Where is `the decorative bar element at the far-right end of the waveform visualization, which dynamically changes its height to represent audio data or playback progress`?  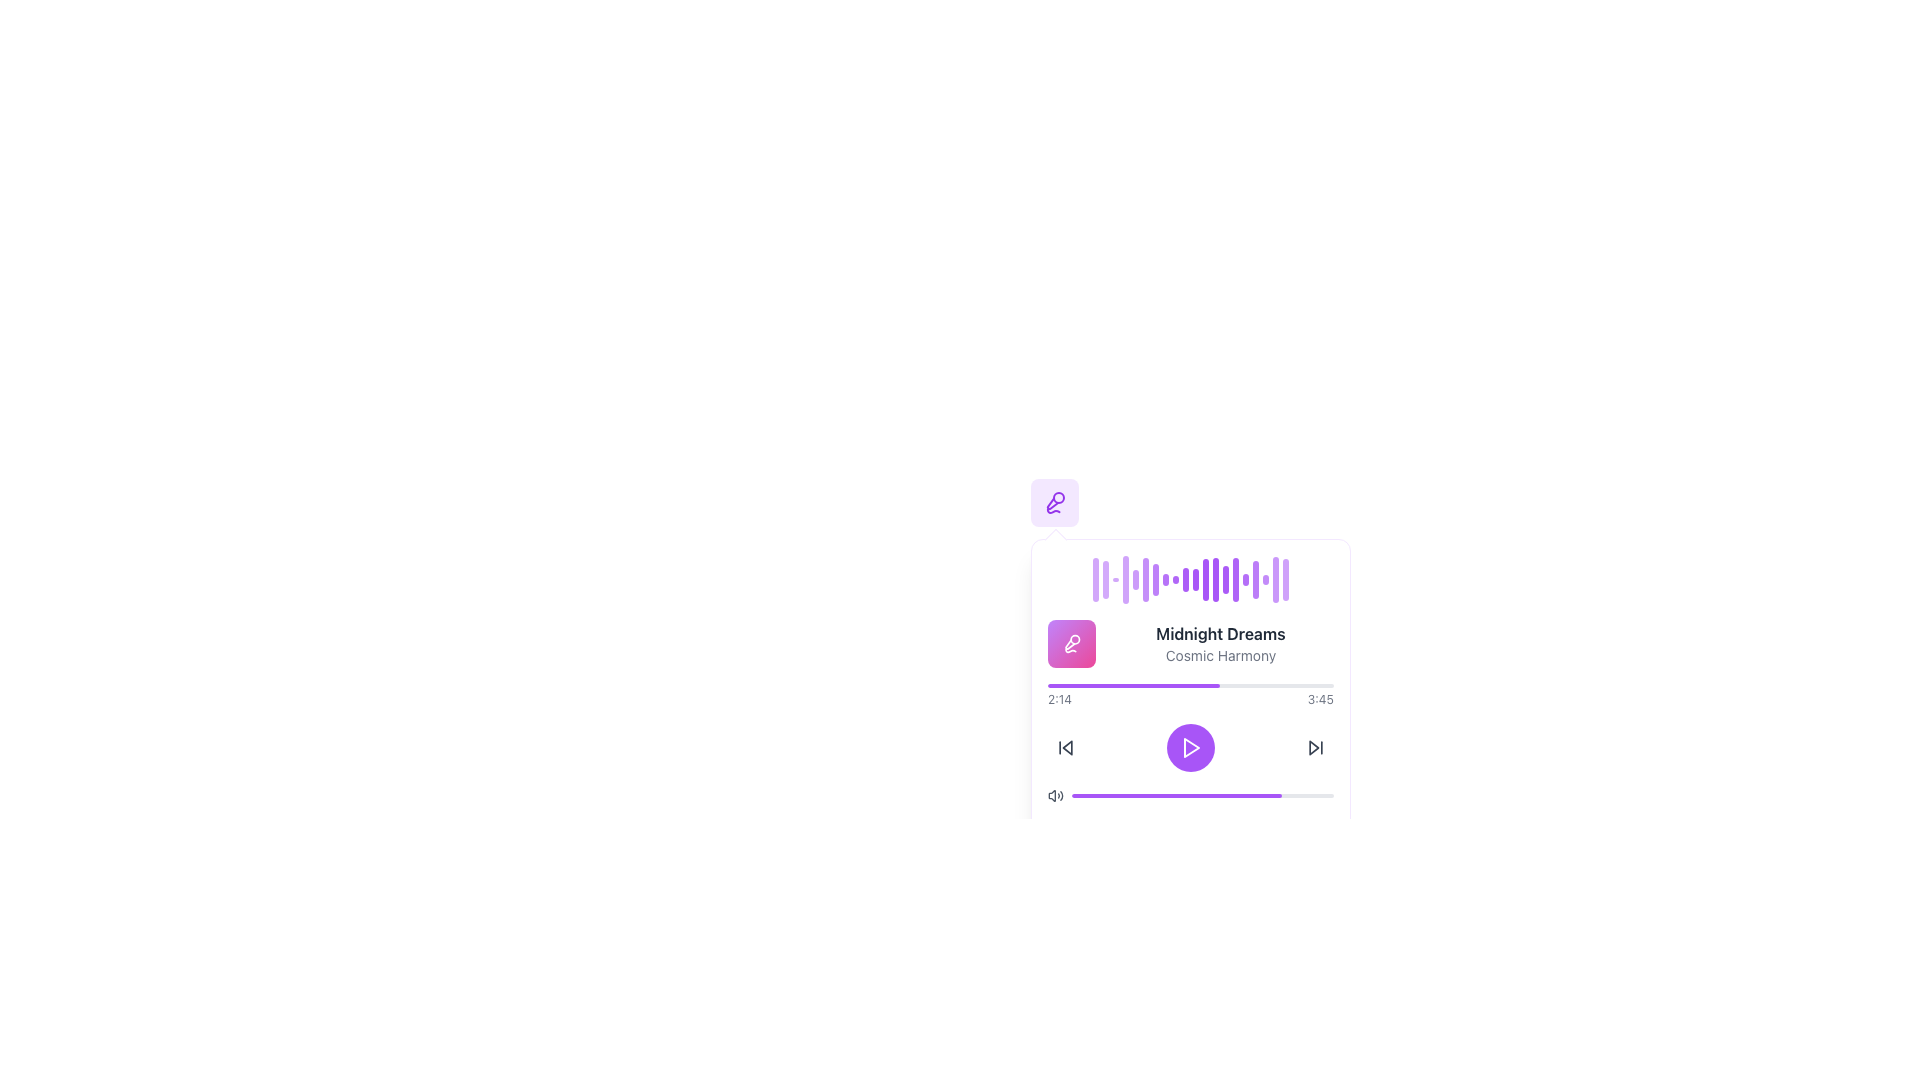
the decorative bar element at the far-right end of the waveform visualization, which dynamically changes its height to represent audio data or playback progress is located at coordinates (1286, 578).